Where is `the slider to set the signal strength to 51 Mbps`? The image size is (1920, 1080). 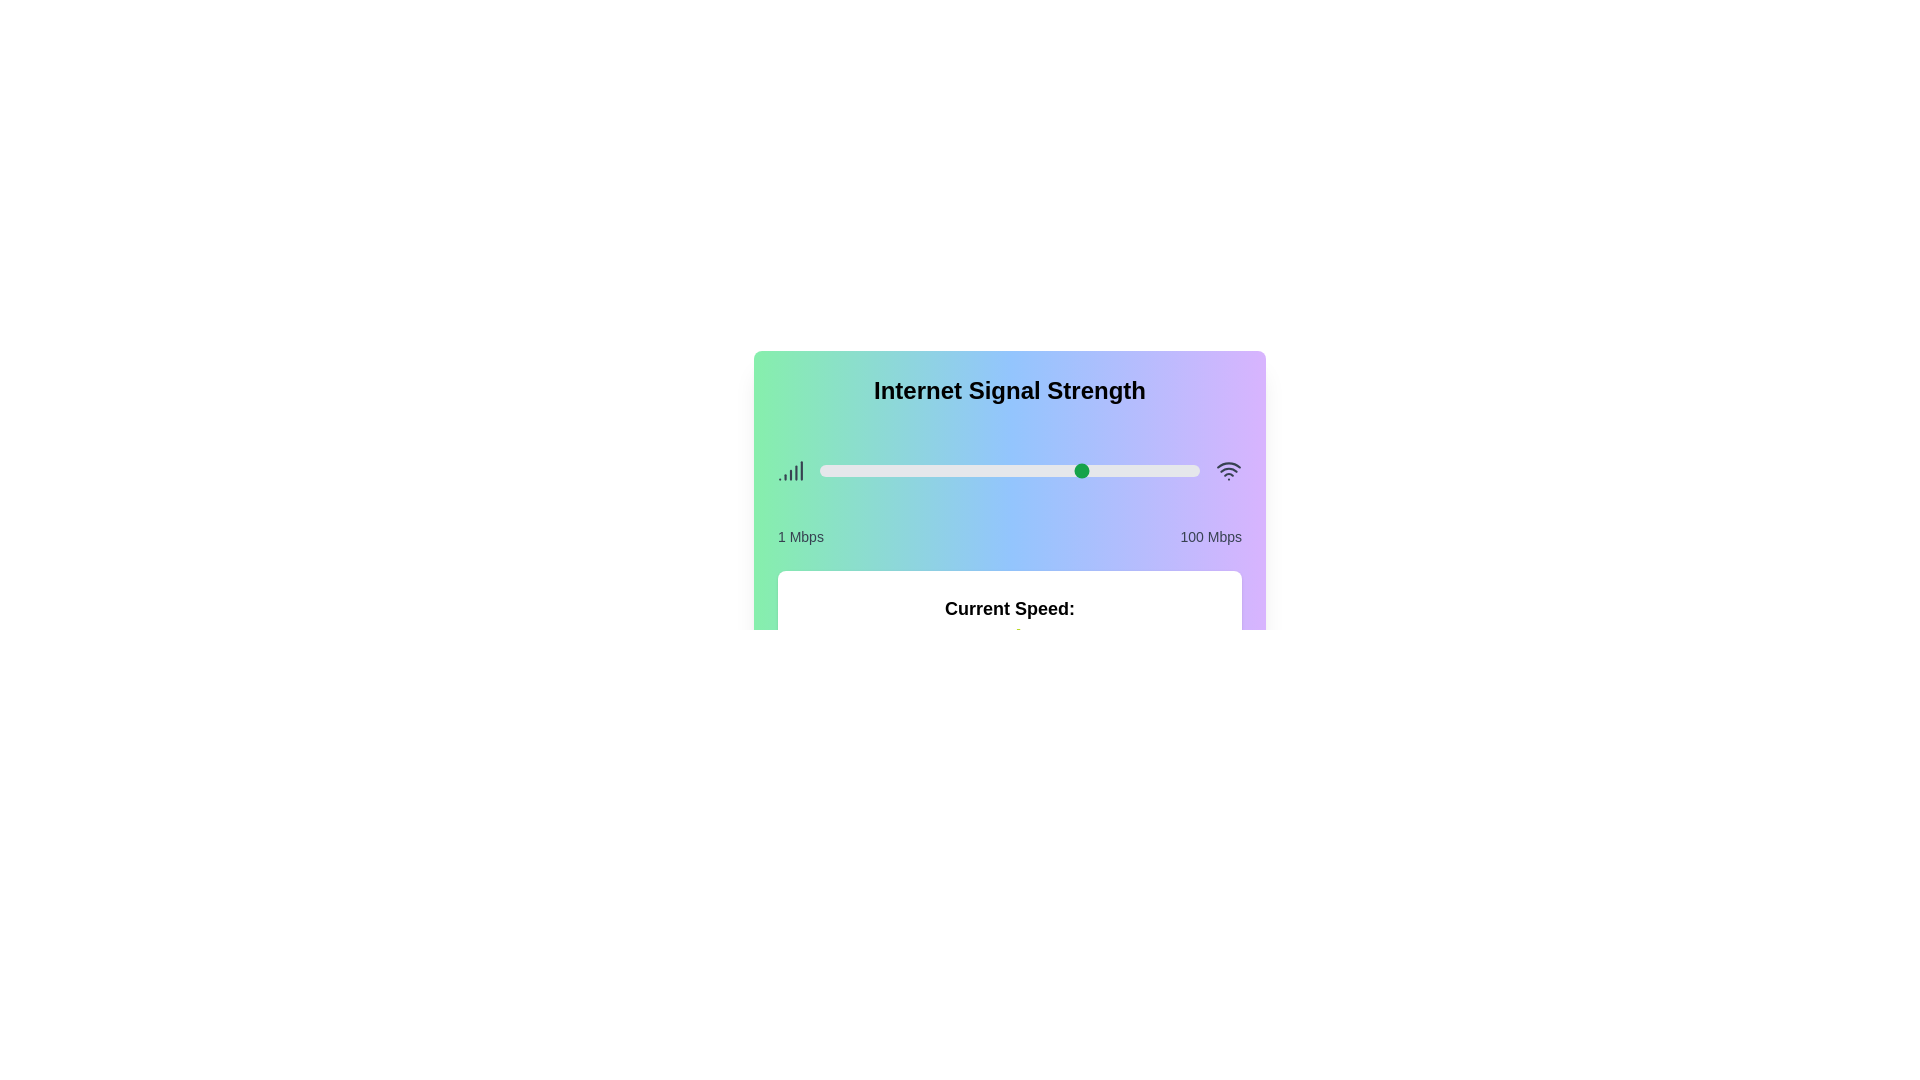
the slider to set the signal strength to 51 Mbps is located at coordinates (1011, 470).